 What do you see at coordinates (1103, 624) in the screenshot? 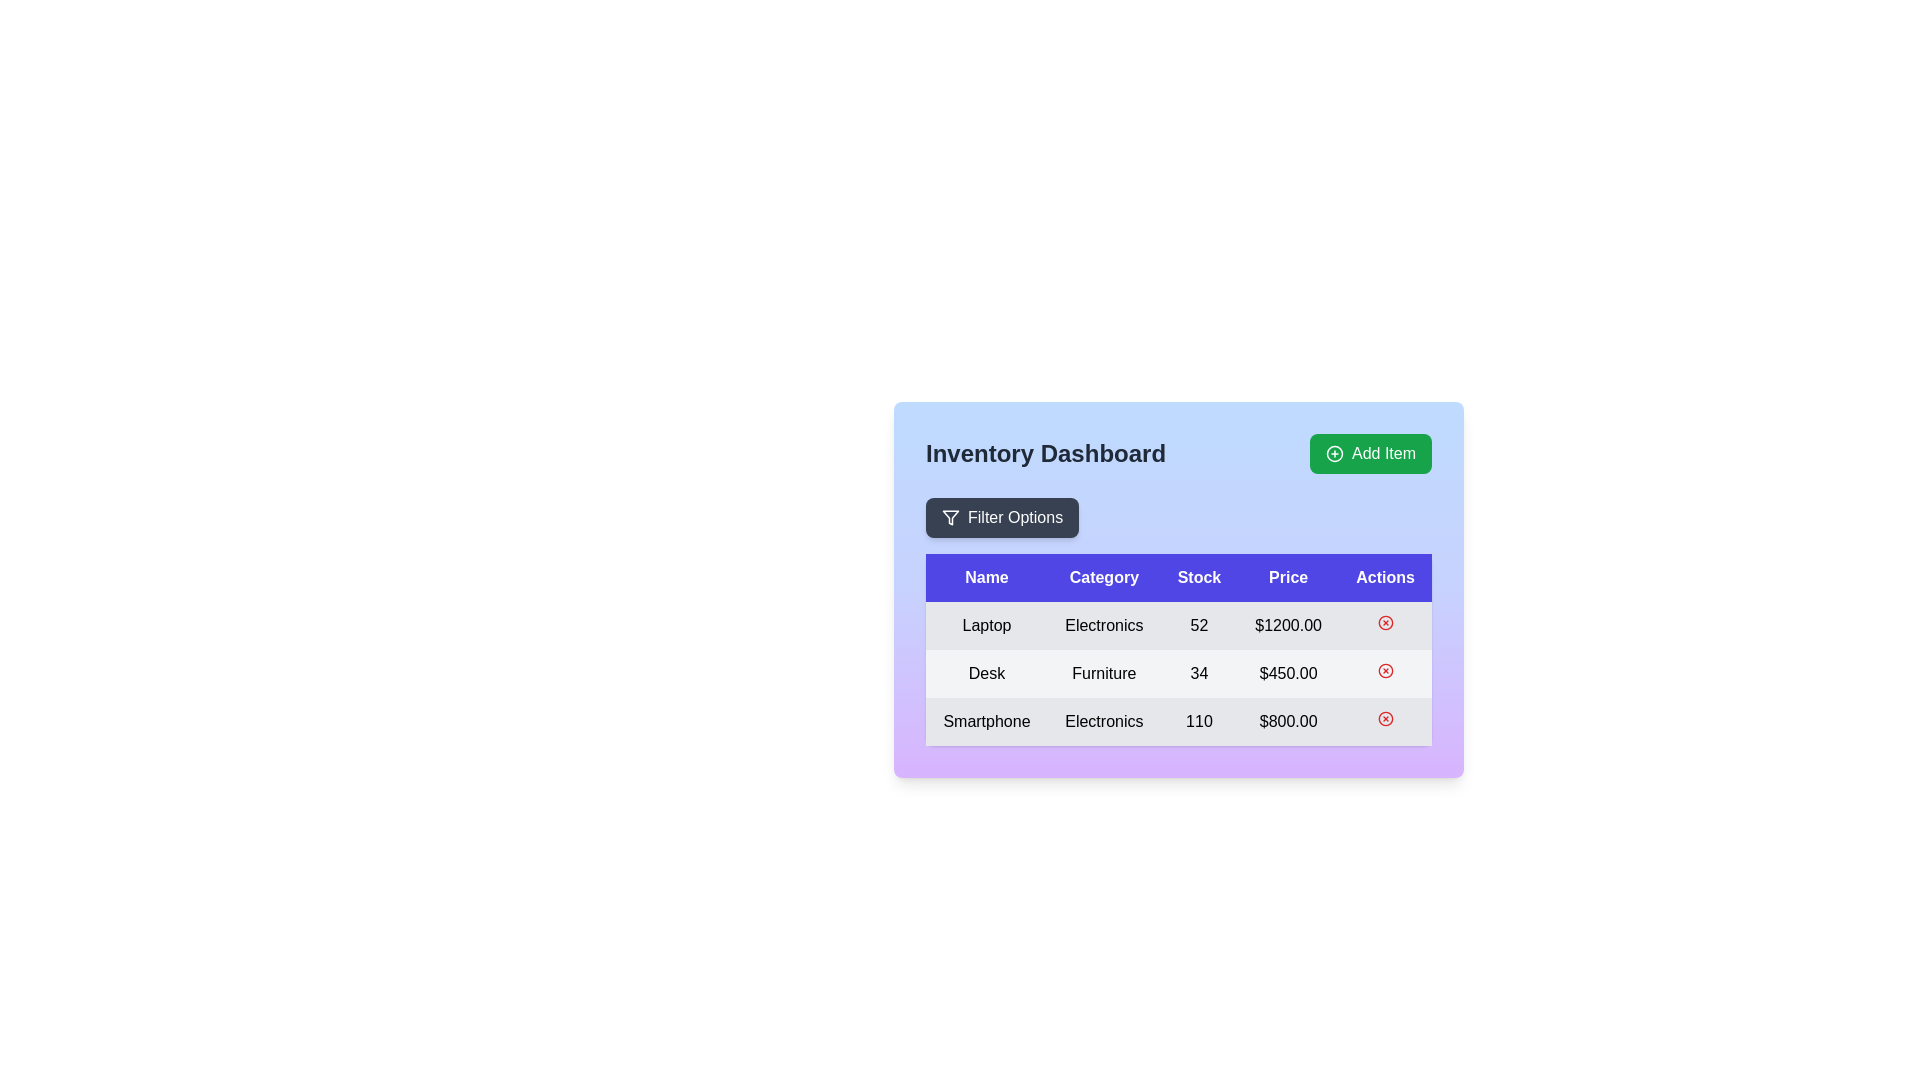
I see `the 'Electronics' static label in the second column of the first row of the table` at bounding box center [1103, 624].